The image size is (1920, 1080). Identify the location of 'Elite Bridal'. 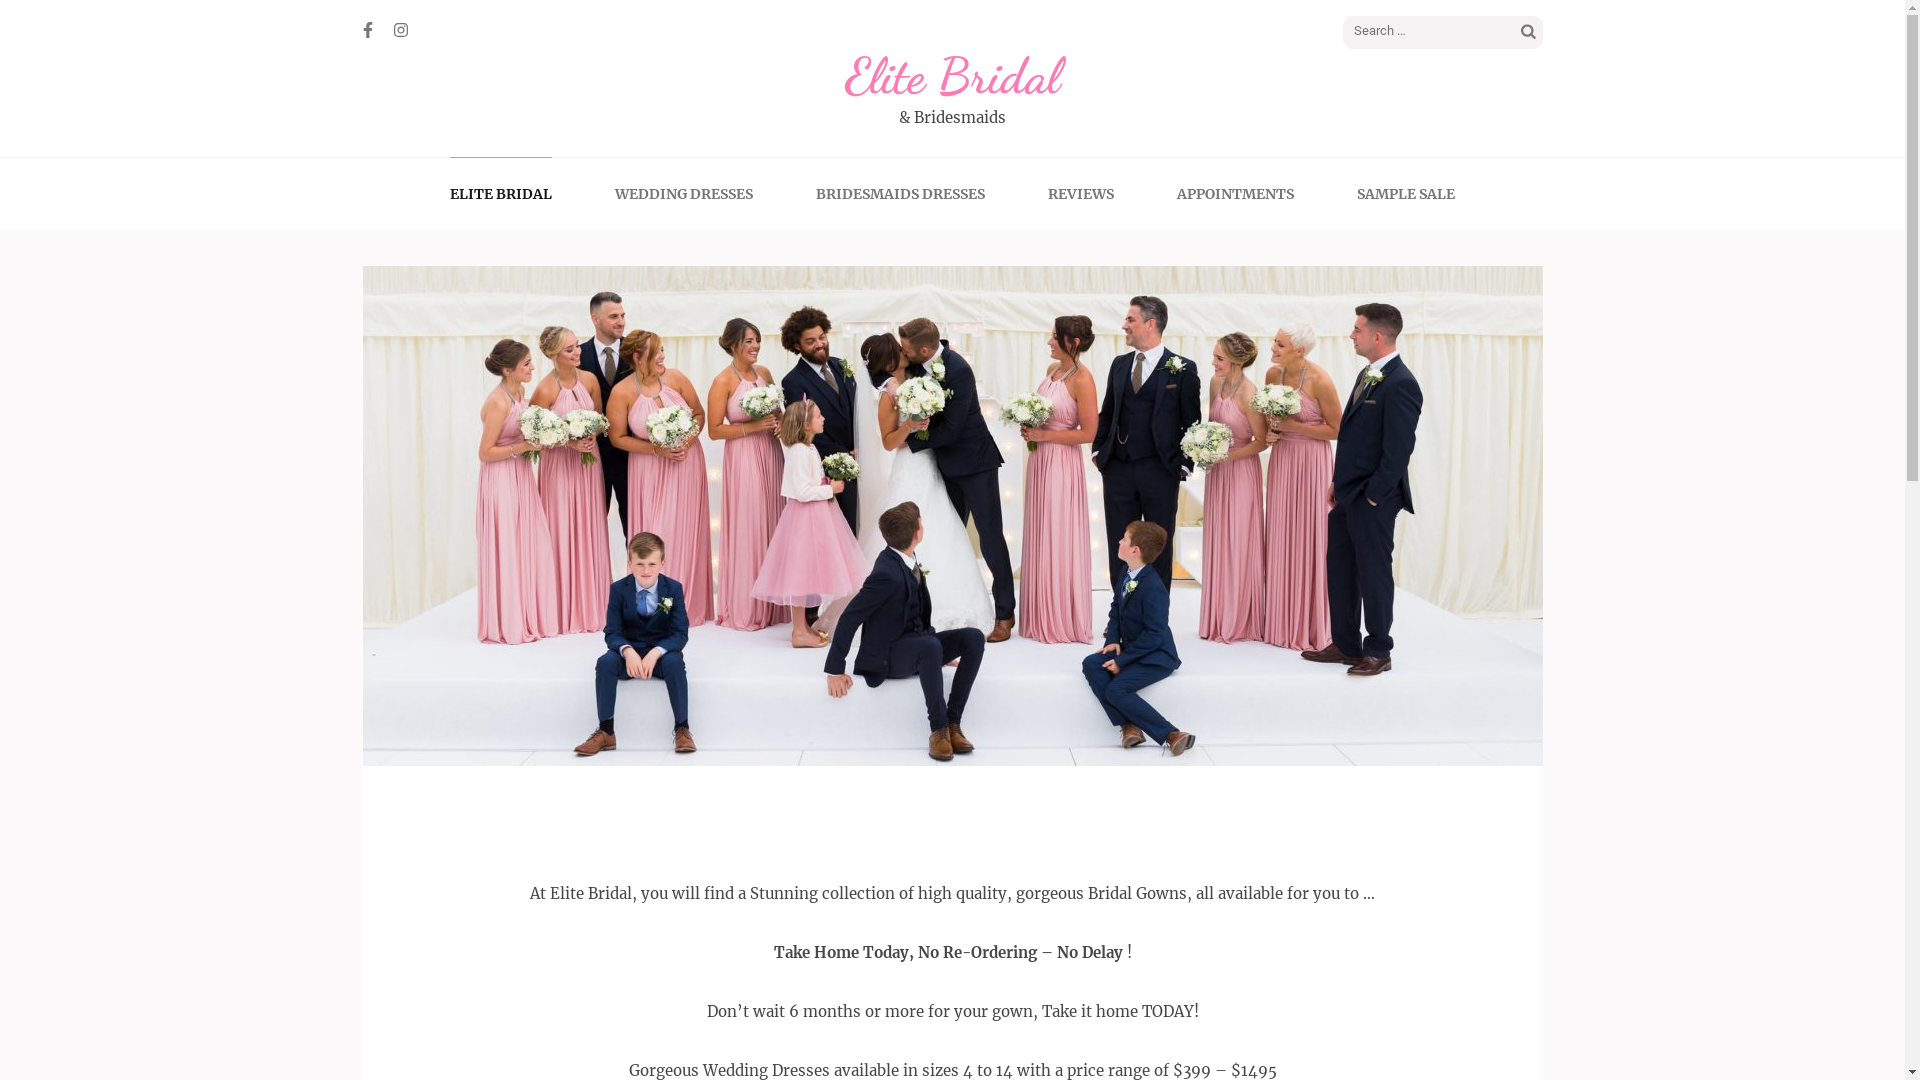
(951, 75).